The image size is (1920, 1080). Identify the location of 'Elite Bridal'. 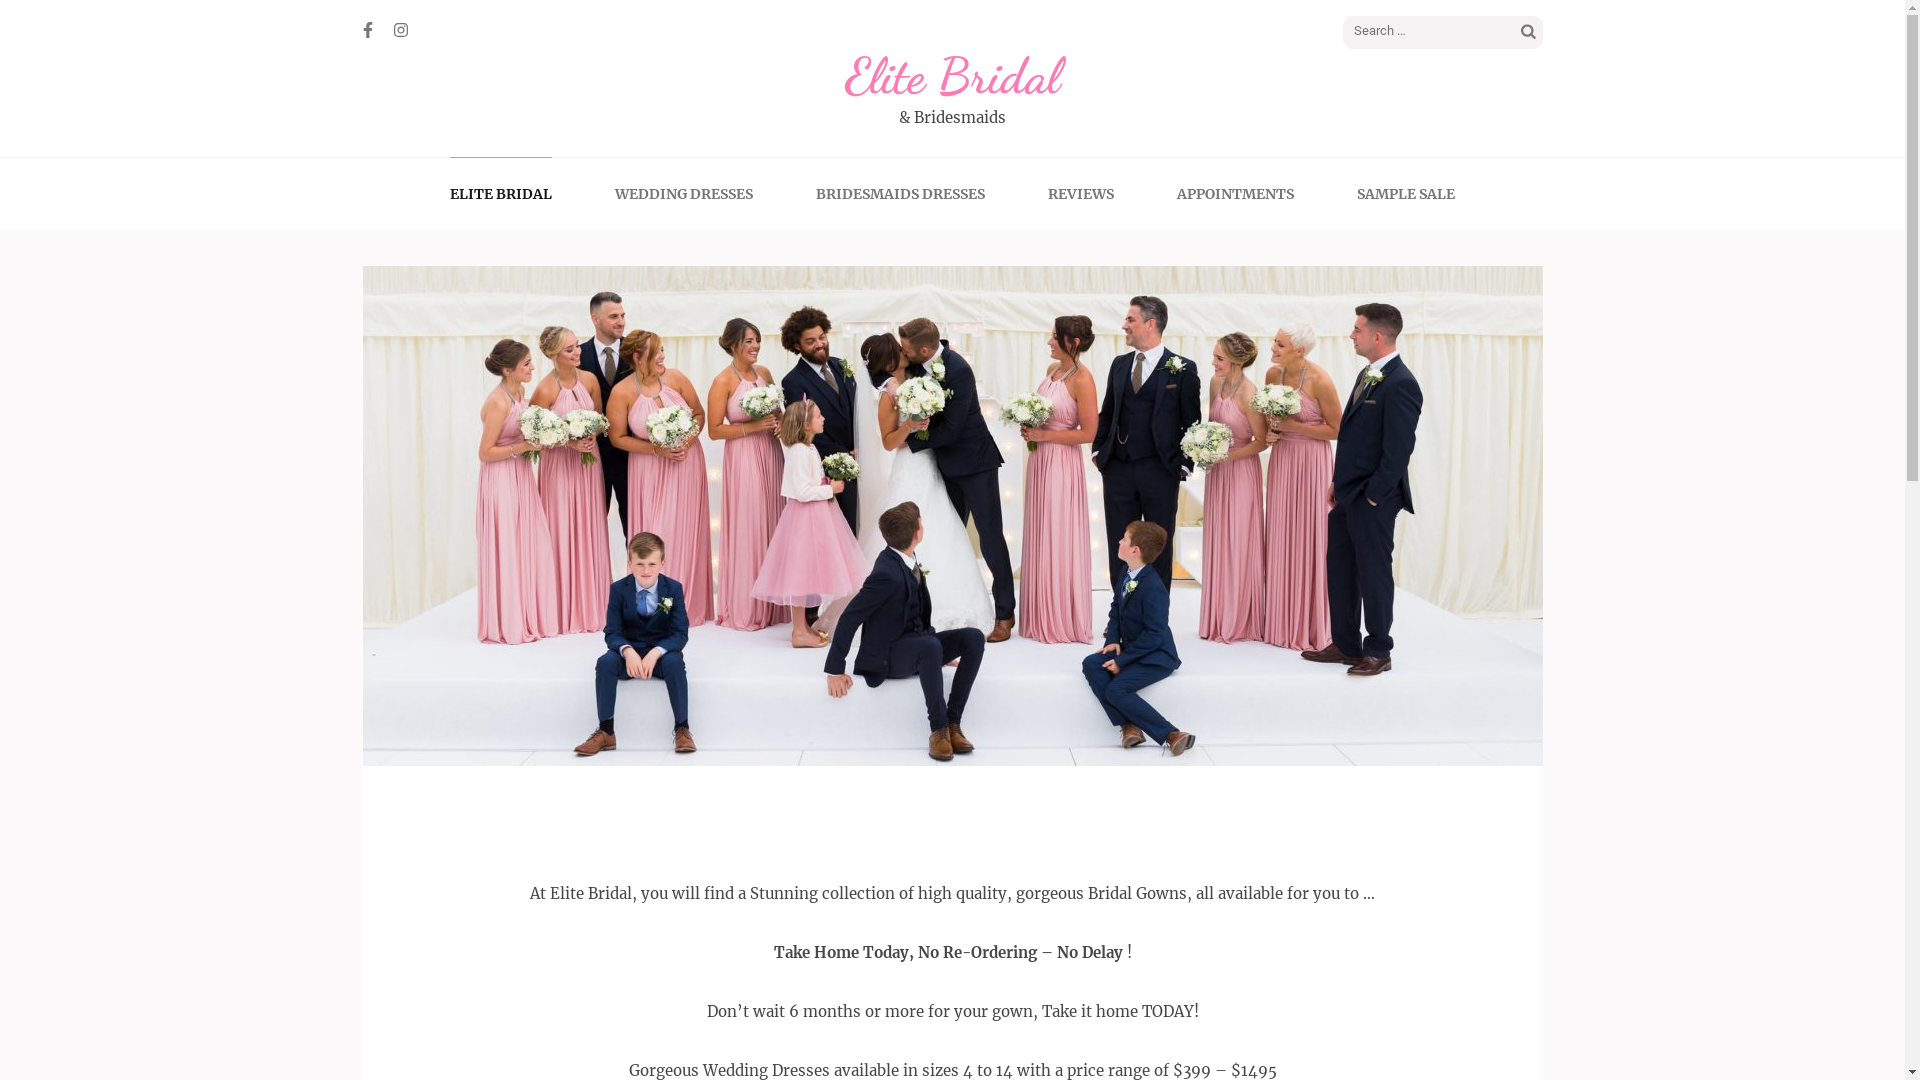
(951, 75).